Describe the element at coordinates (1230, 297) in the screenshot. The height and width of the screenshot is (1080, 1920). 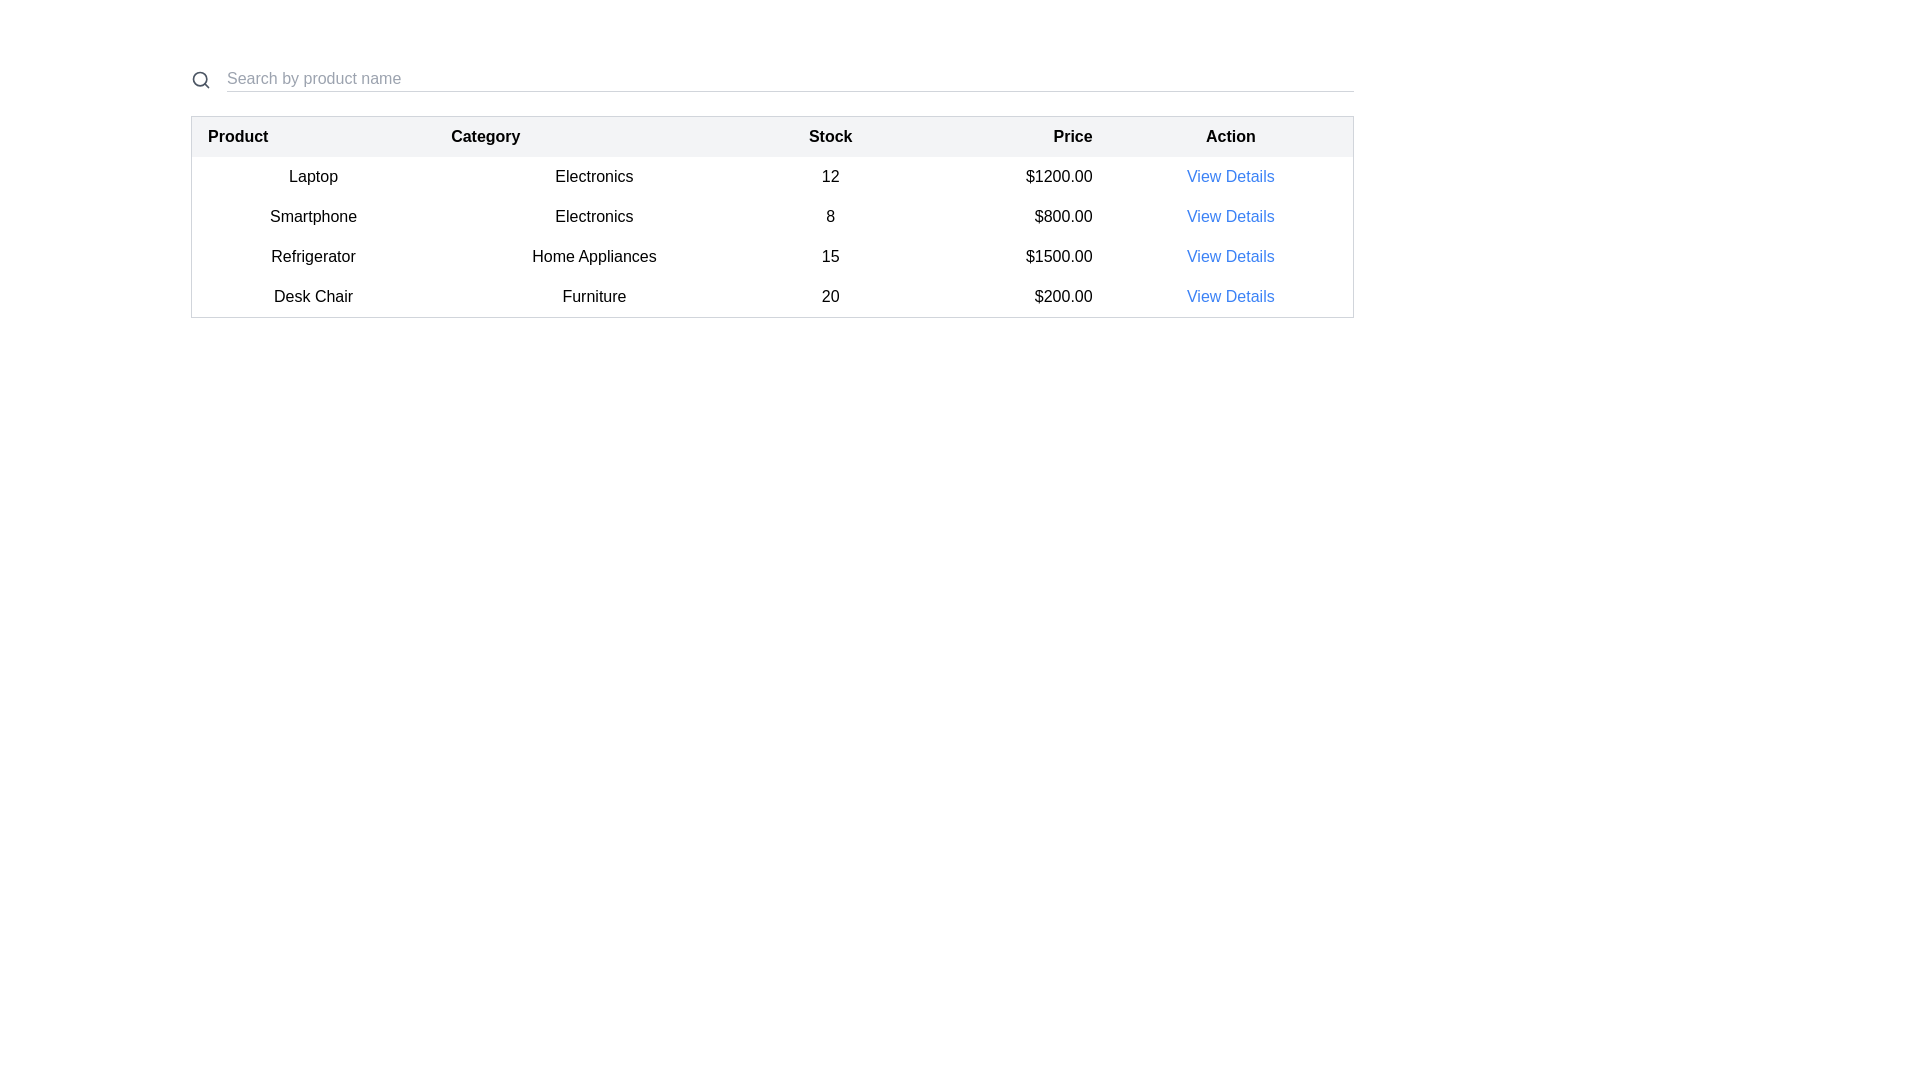
I see `the hyperlink in the 'Action' column for the 'Desk Chair' item` at that location.